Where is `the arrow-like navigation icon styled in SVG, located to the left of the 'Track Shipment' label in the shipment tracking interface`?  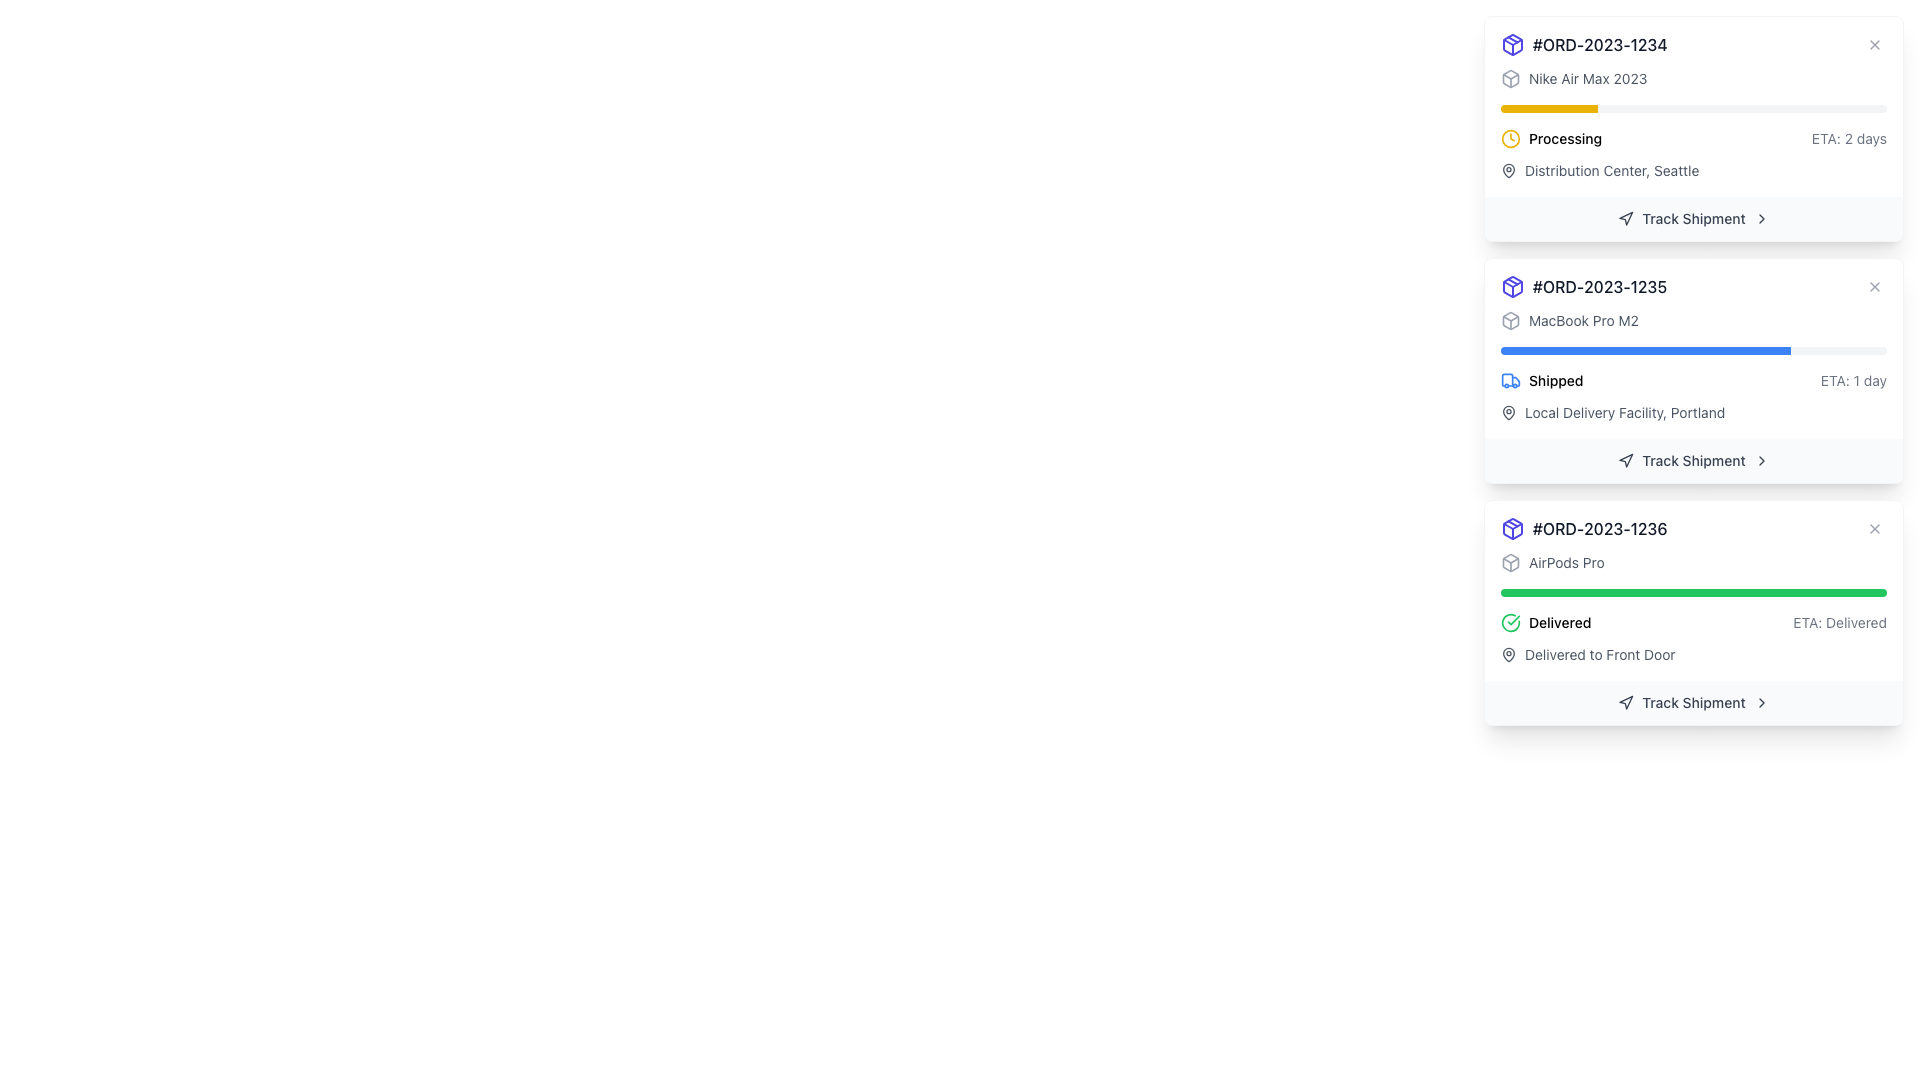 the arrow-like navigation icon styled in SVG, located to the left of the 'Track Shipment' label in the shipment tracking interface is located at coordinates (1626, 701).